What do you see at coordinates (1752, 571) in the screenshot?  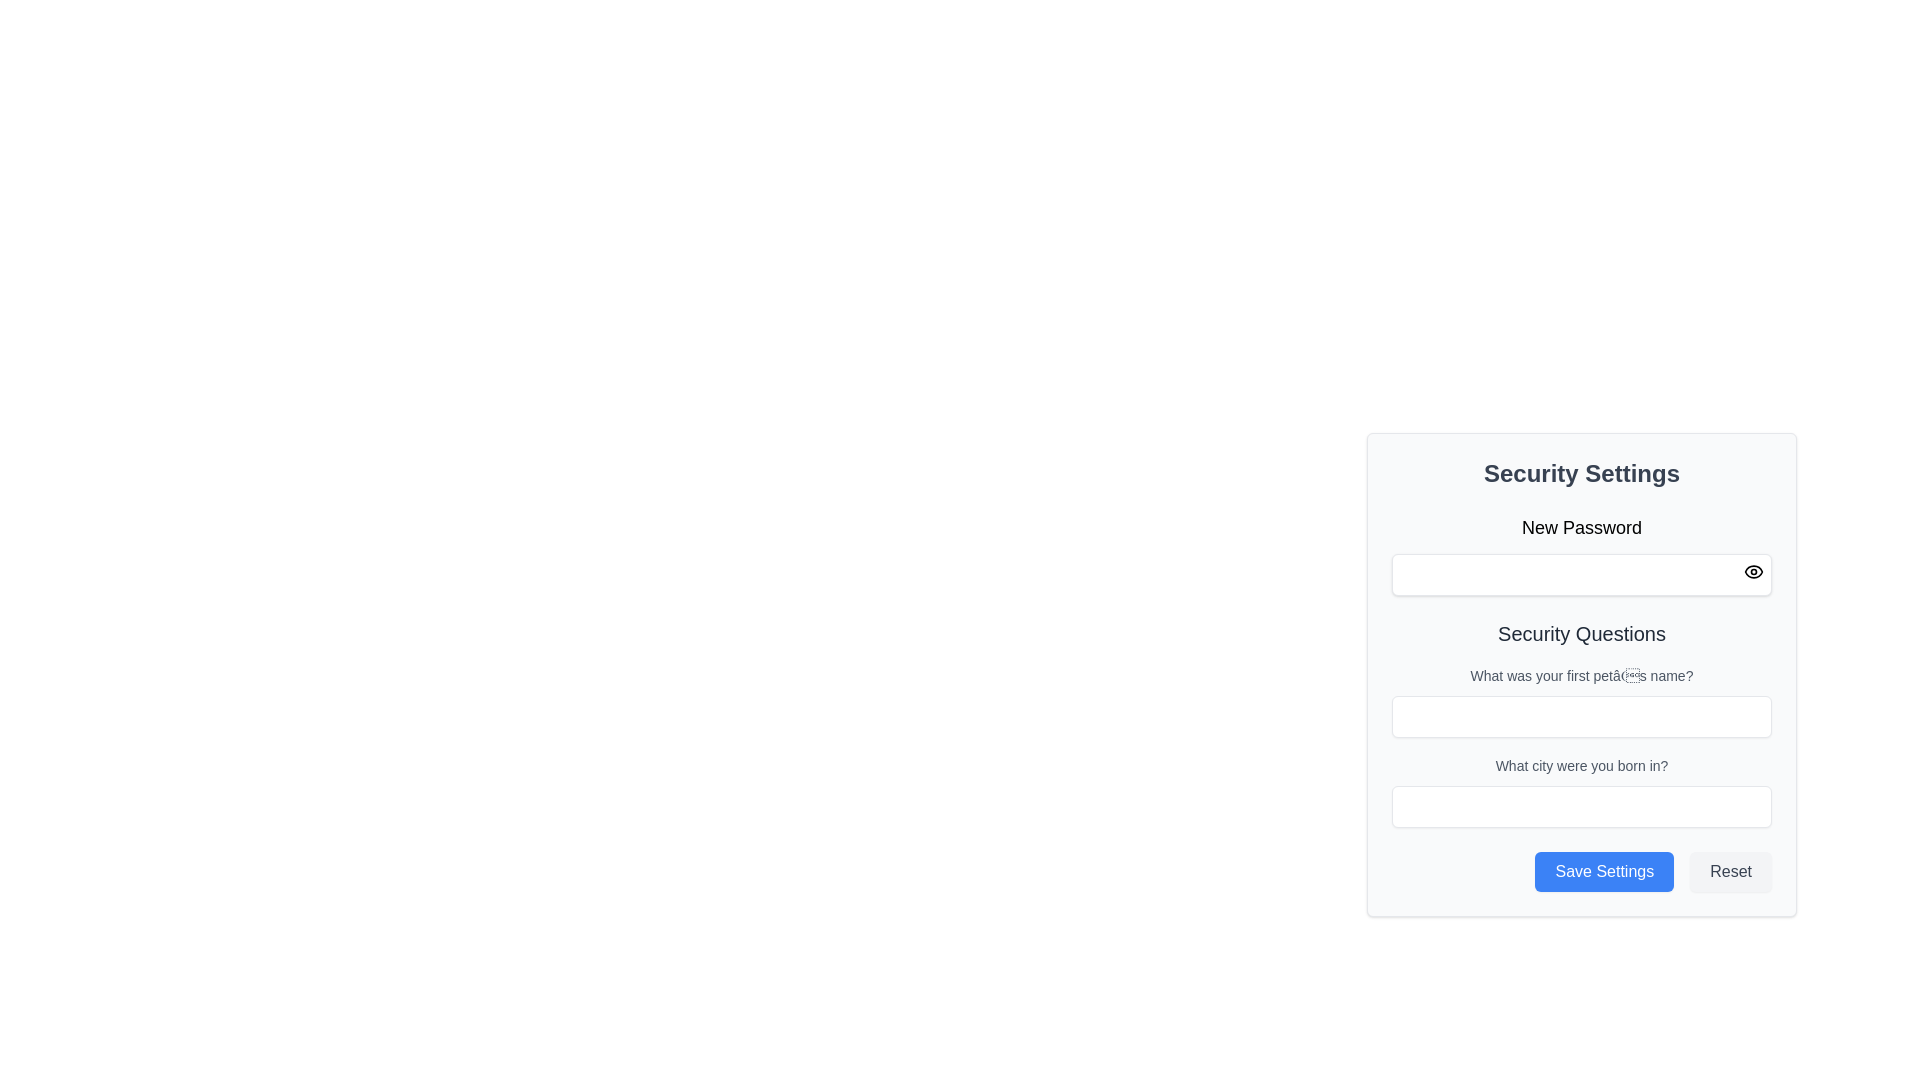 I see `the button in the upper-right corner of the 'New Password' input field` at bounding box center [1752, 571].